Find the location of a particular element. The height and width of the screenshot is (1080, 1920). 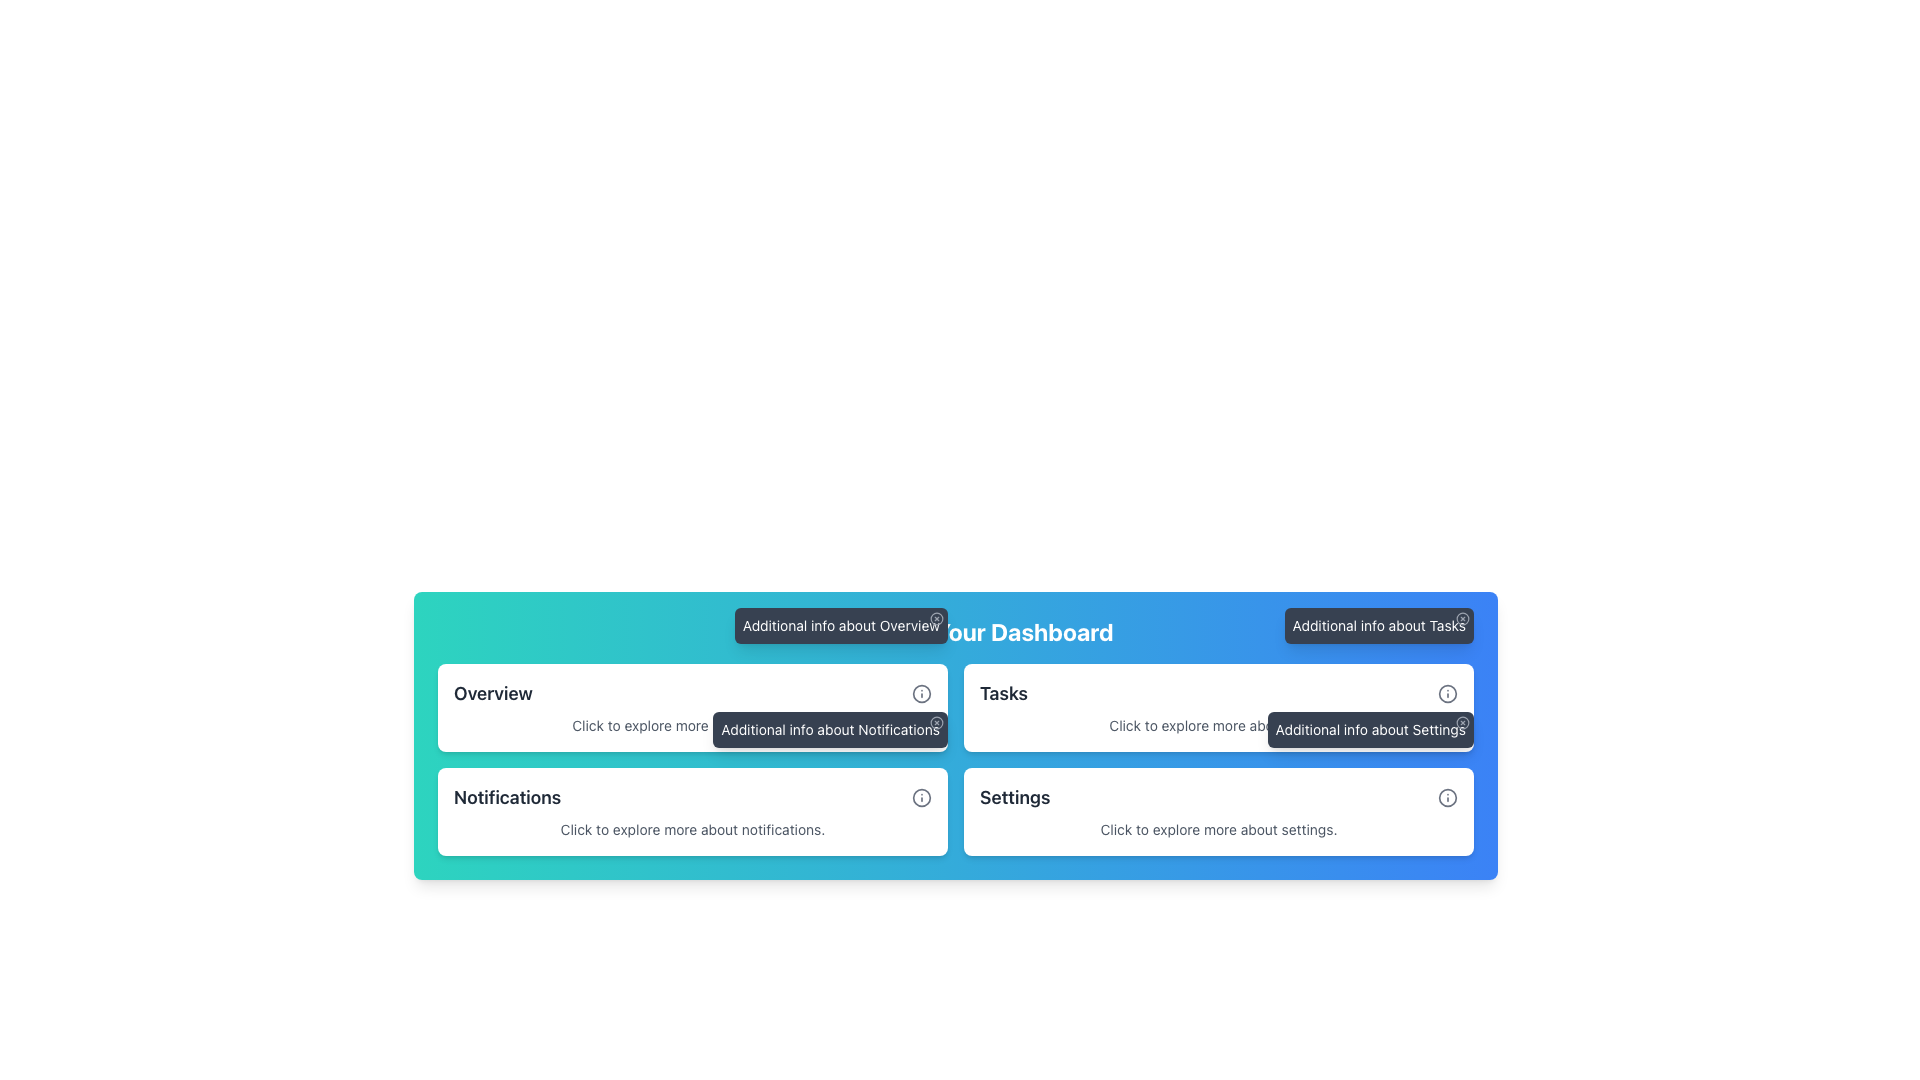

text label providing additional information beneath the bolded title 'Overview' is located at coordinates (692, 725).